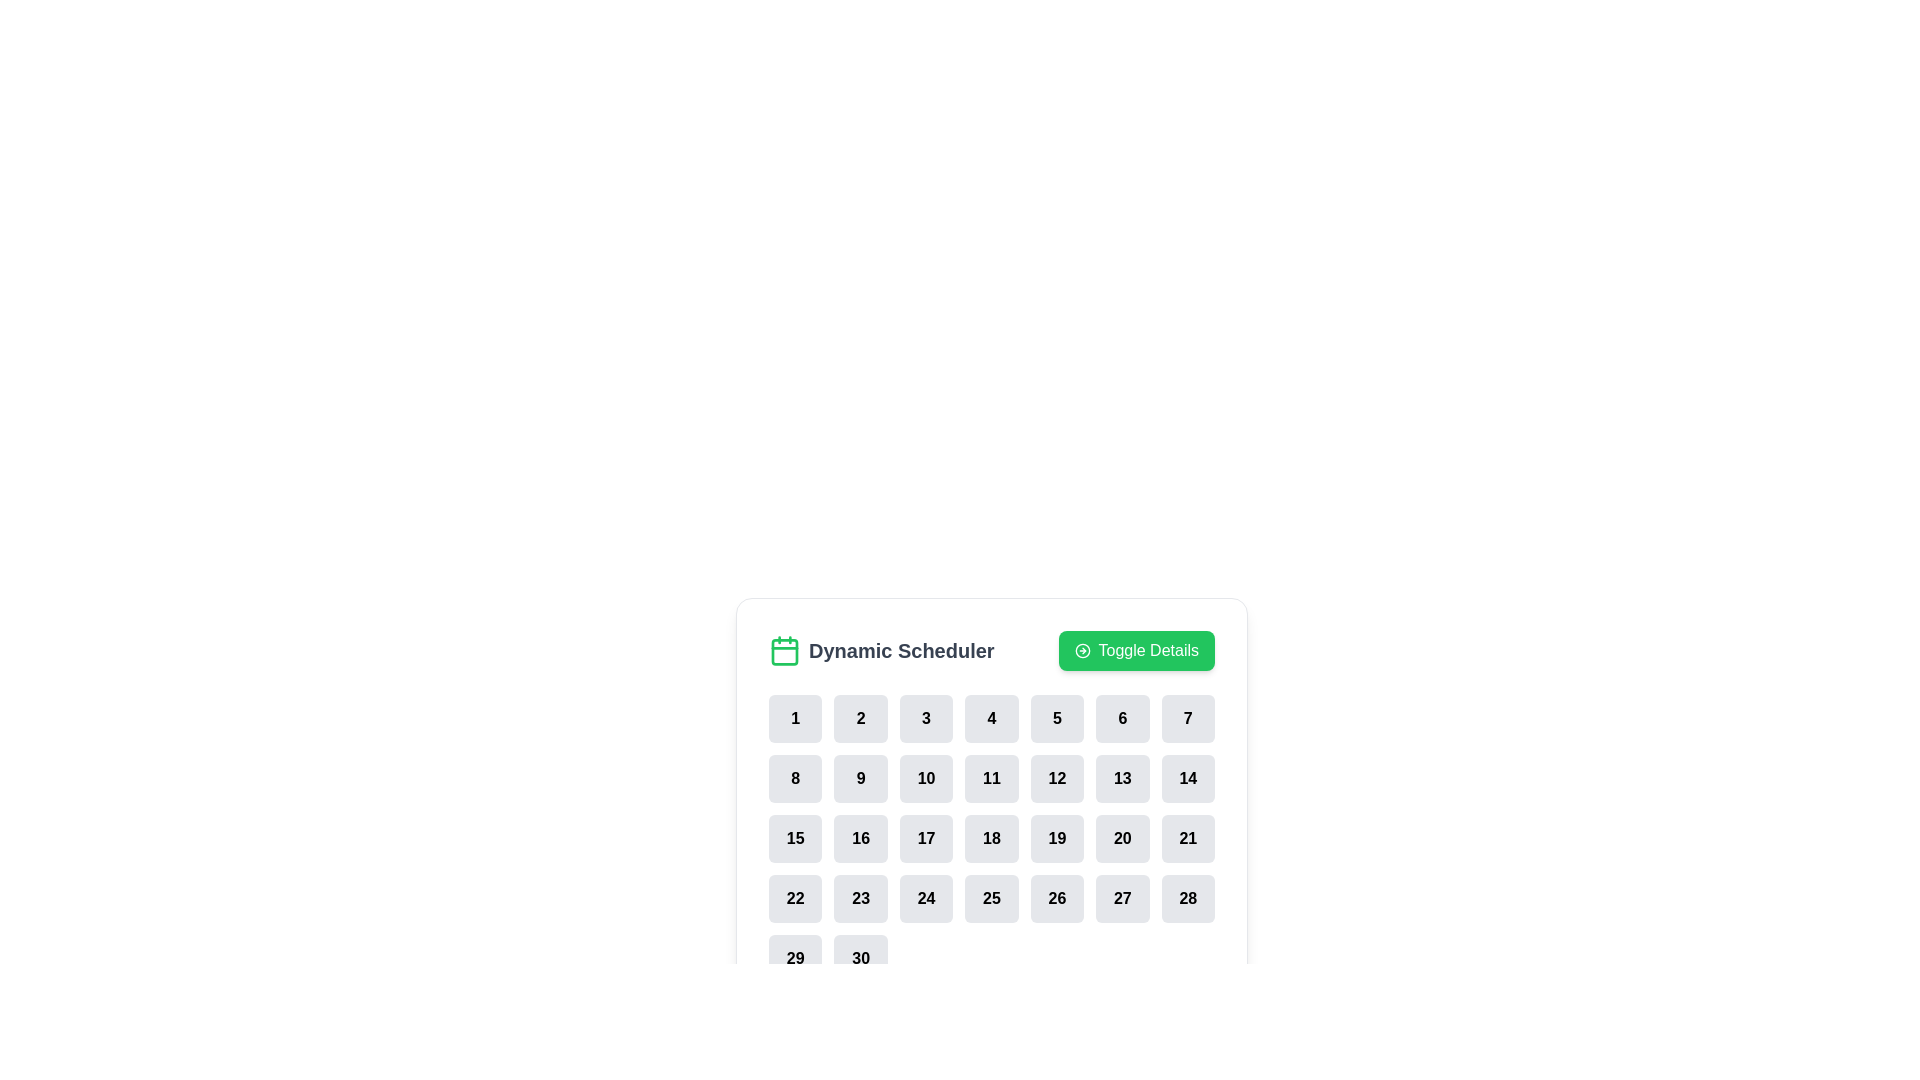 The image size is (1920, 1080). Describe the element at coordinates (1122, 778) in the screenshot. I see `the interactive button for selecting the number '13' in the scheduling system, located in the second row and sixth column of the grid layout` at that location.